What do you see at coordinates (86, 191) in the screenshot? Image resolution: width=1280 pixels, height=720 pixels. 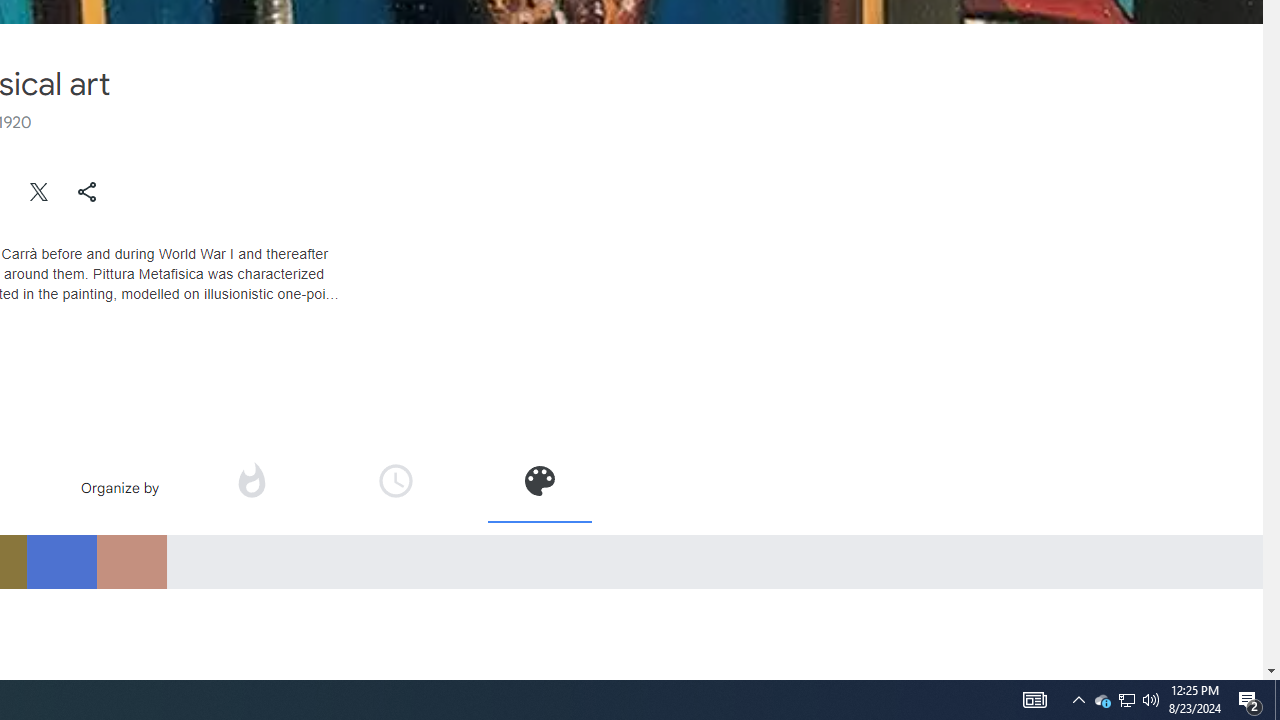 I see `'Share "Metaphysical art"'` at bounding box center [86, 191].